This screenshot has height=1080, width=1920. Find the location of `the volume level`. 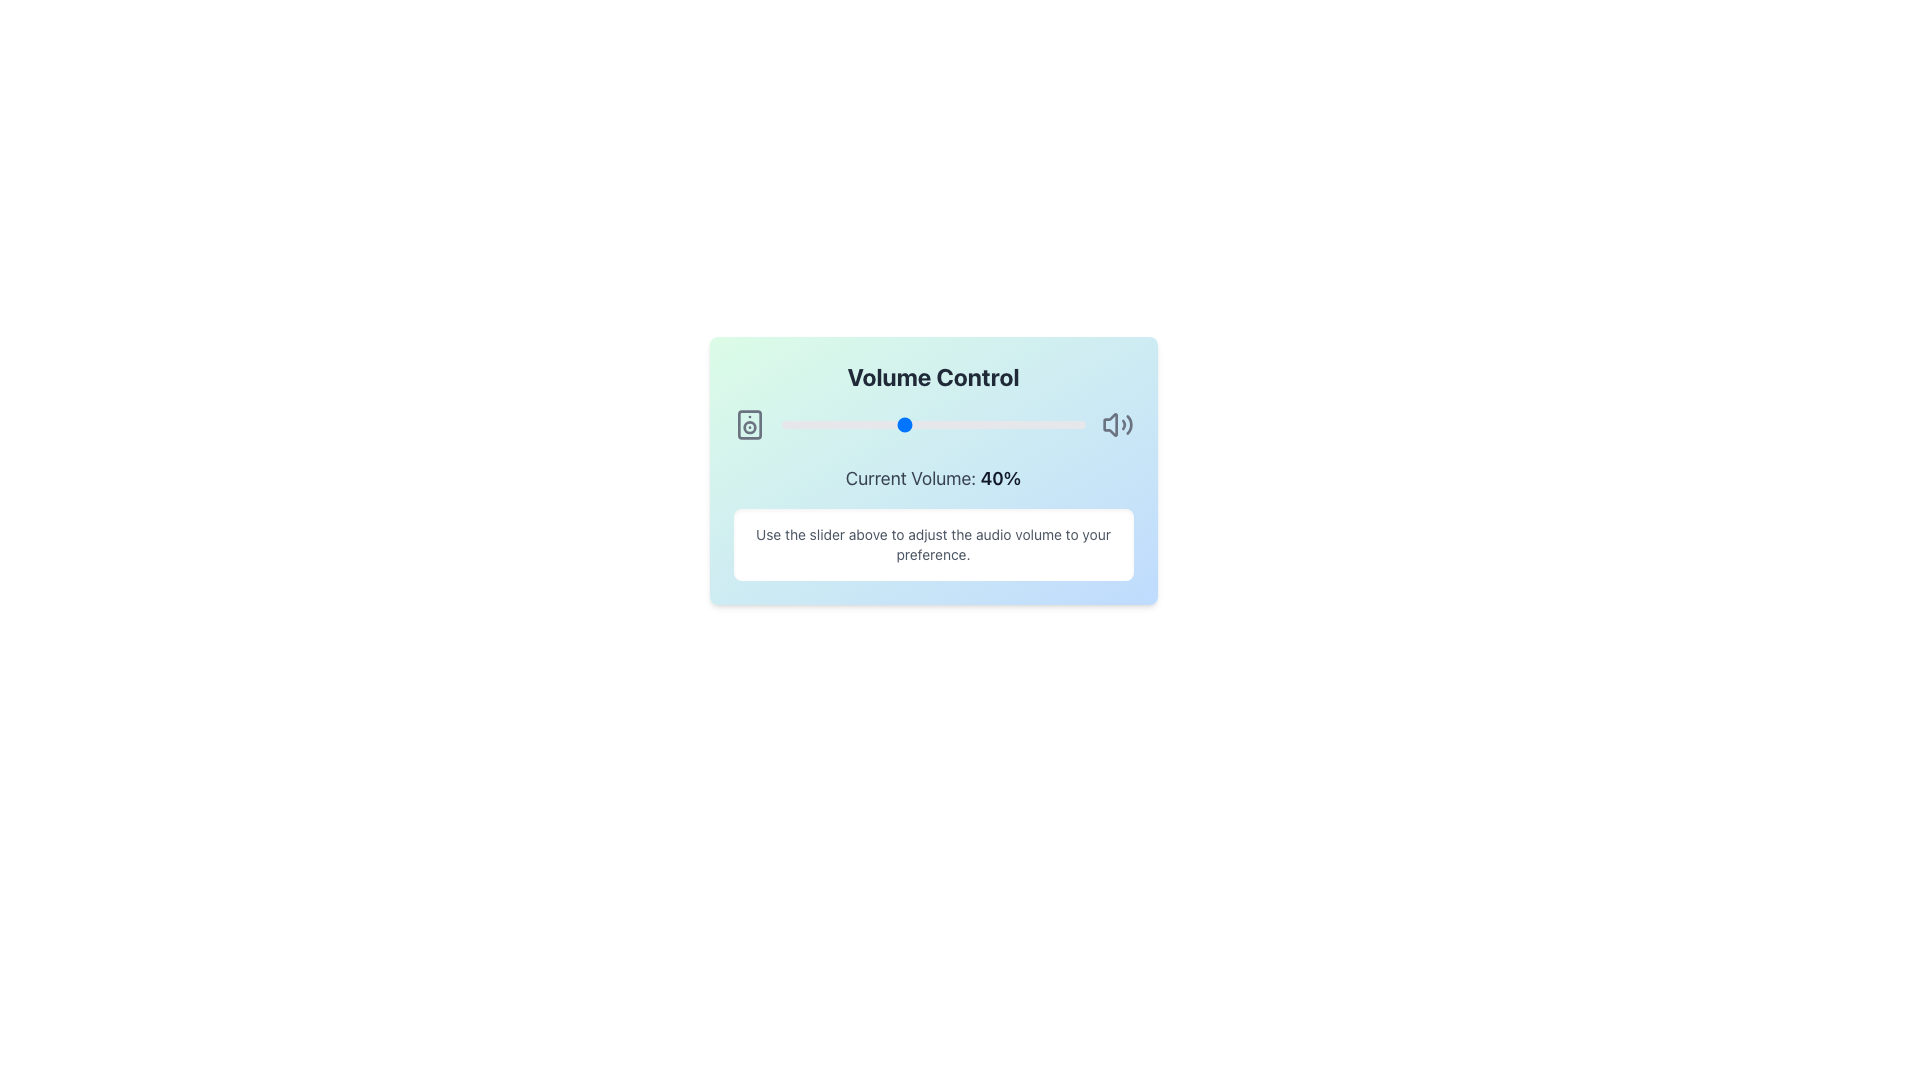

the volume level is located at coordinates (883, 423).